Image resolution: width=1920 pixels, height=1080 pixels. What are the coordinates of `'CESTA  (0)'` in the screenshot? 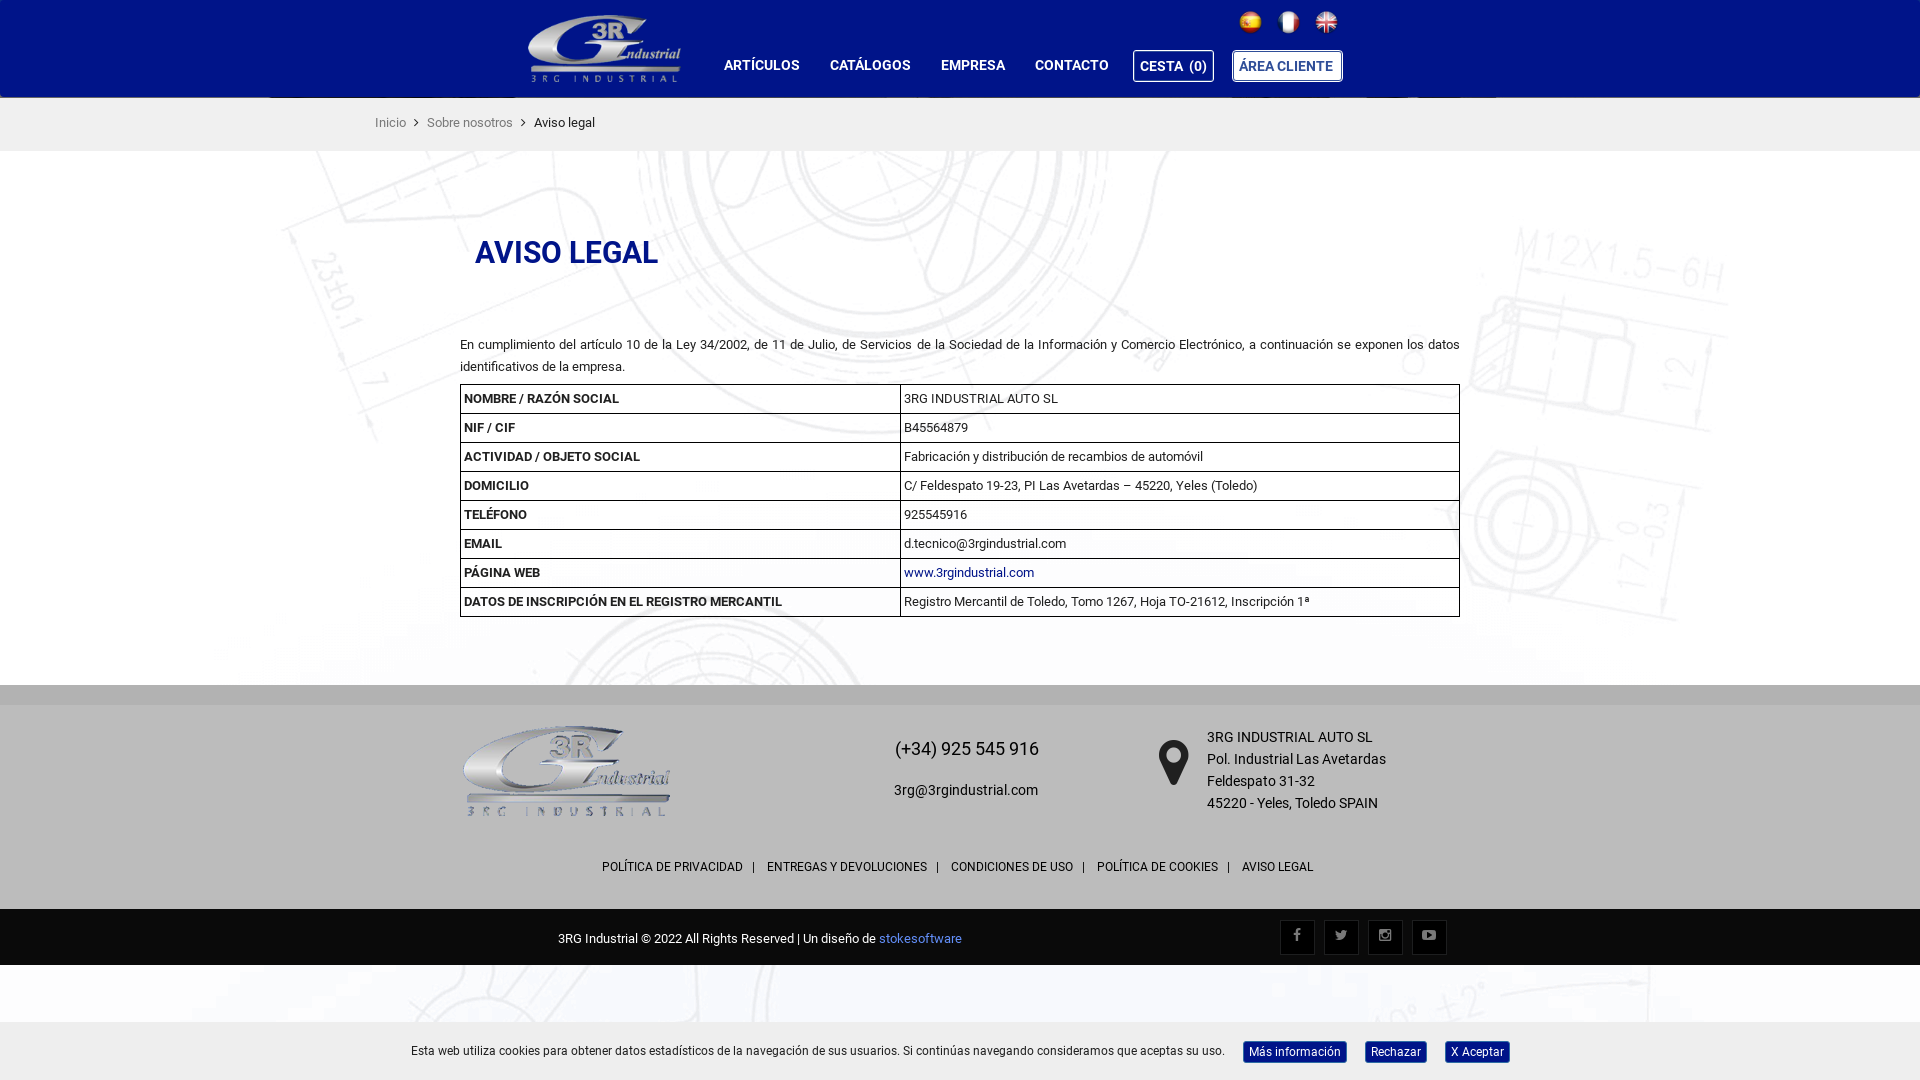 It's located at (1173, 64).